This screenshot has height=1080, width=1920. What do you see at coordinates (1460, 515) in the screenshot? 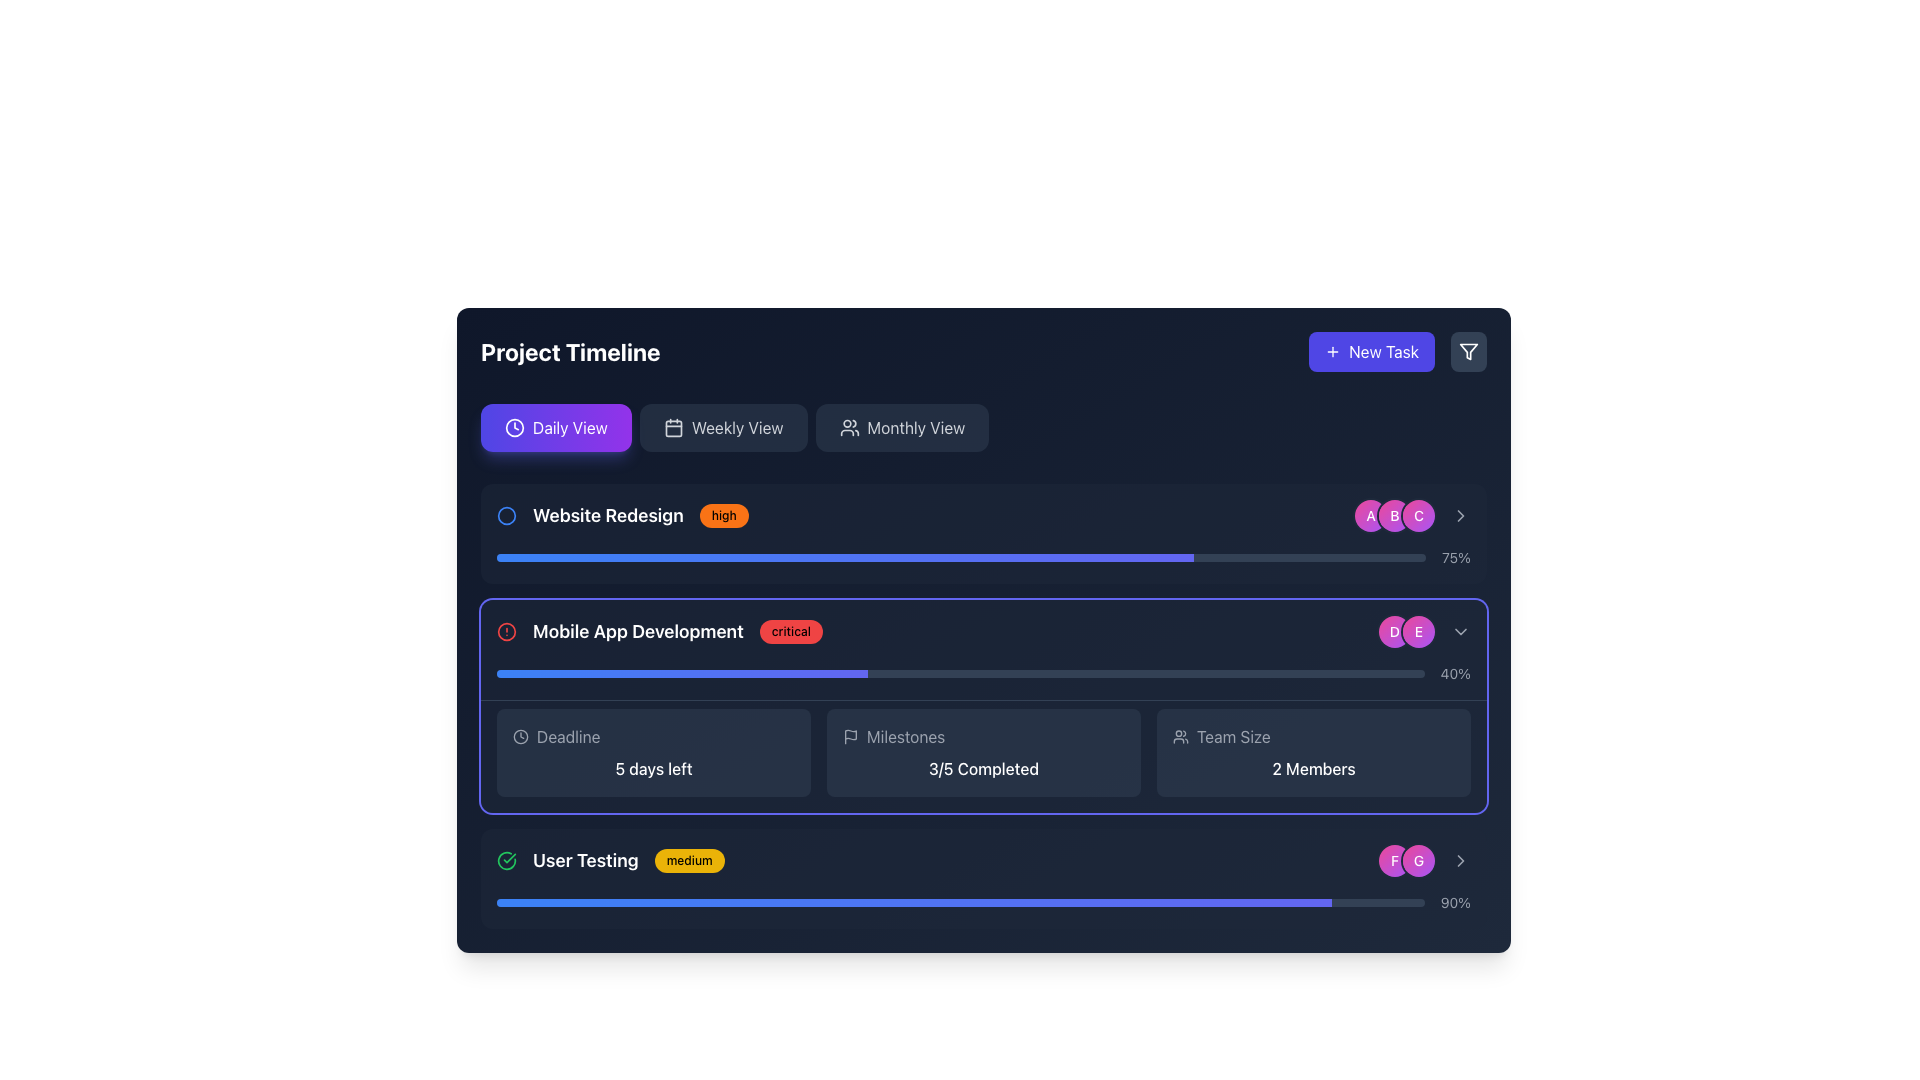
I see `the right-facing chevron icon, which is the last element in a group of profile initials labeled 'A', 'B', and 'C'` at bounding box center [1460, 515].